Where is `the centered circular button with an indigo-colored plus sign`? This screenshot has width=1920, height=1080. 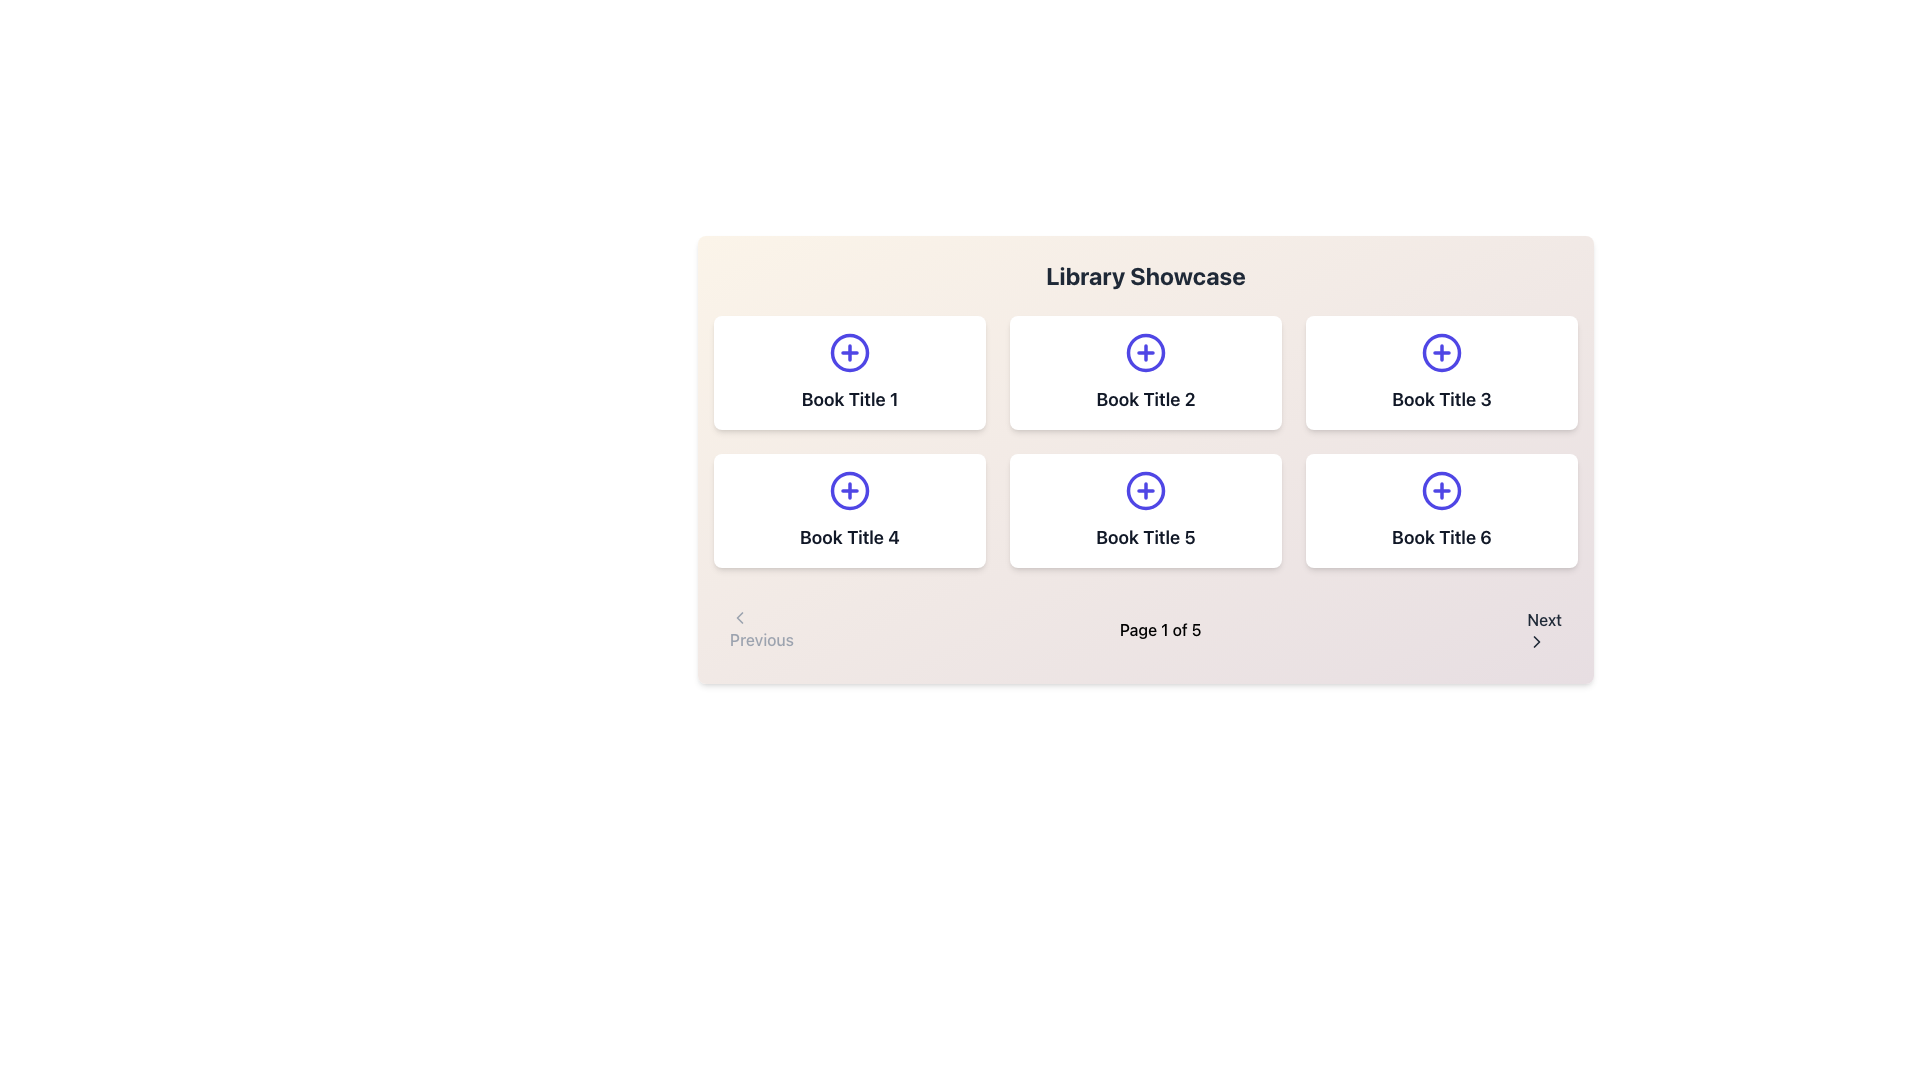 the centered circular button with an indigo-colored plus sign is located at coordinates (1146, 490).